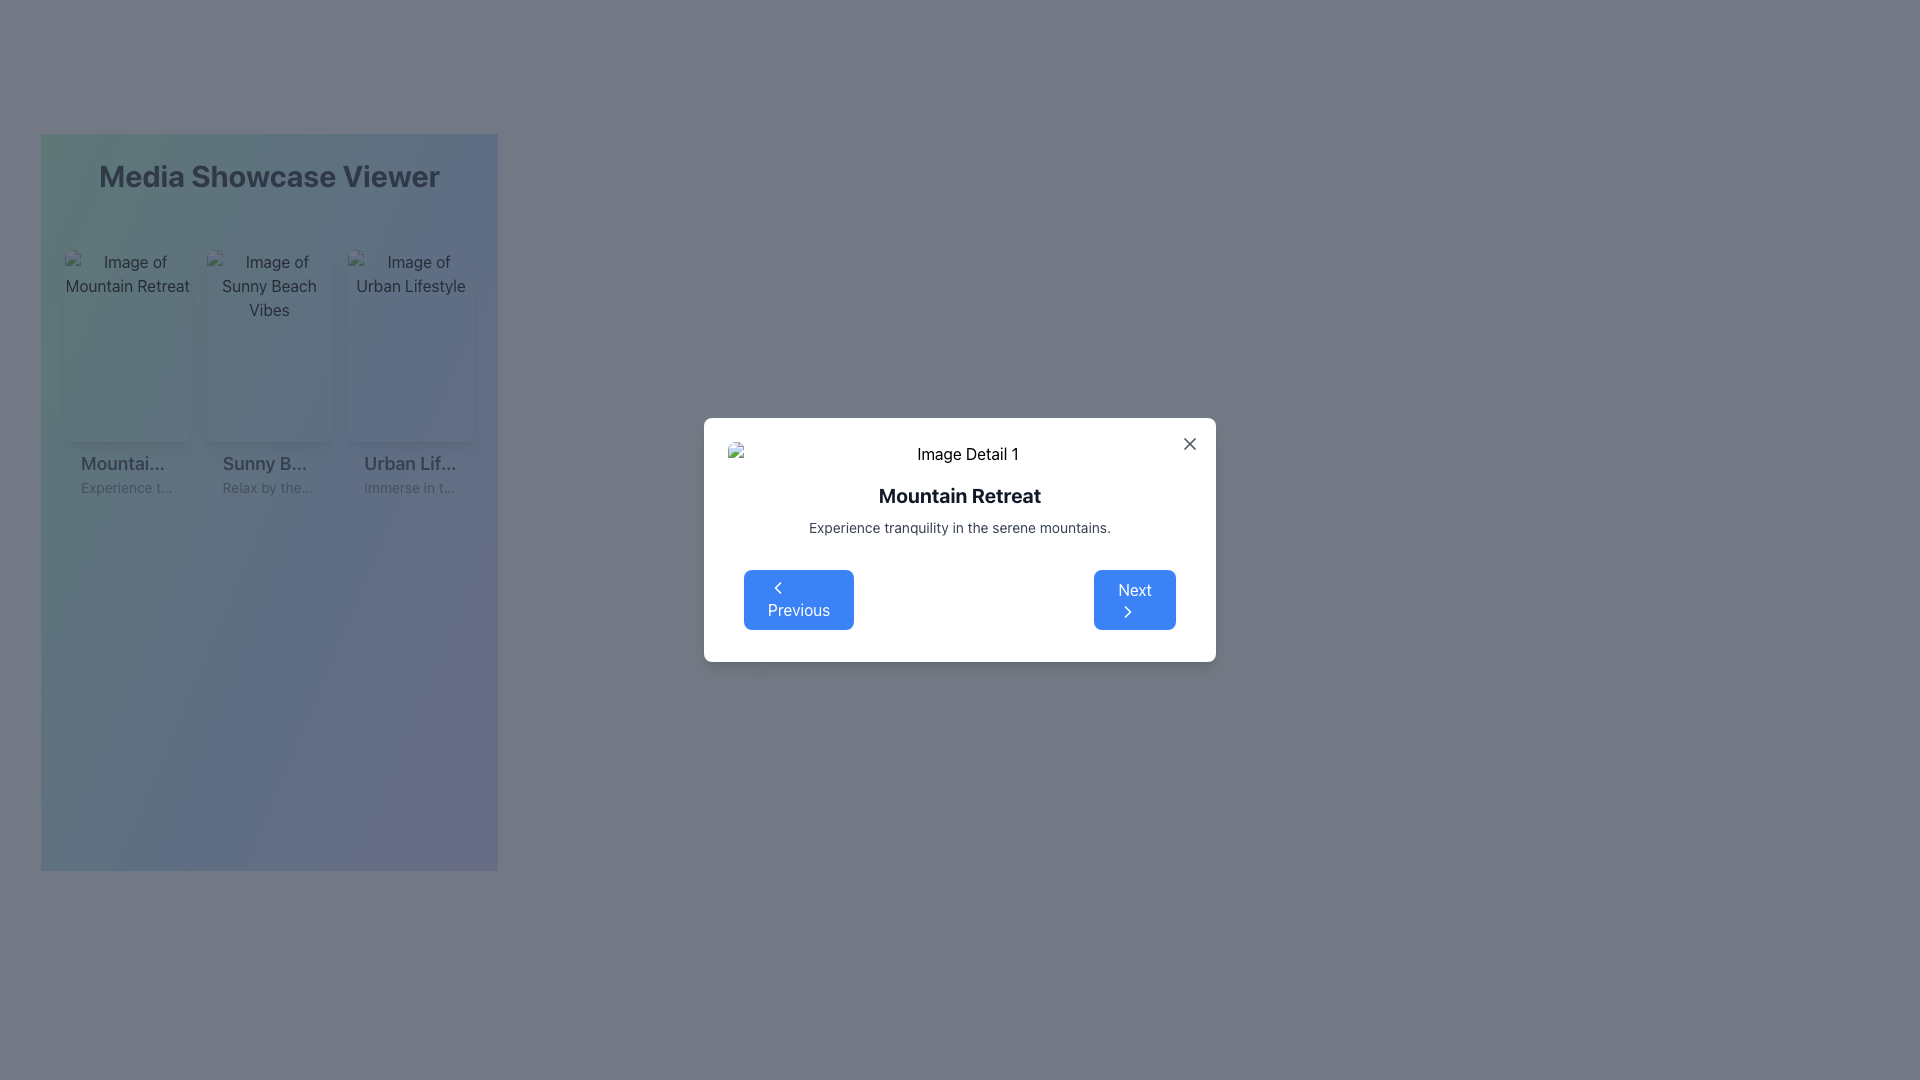 Image resolution: width=1920 pixels, height=1080 pixels. Describe the element at coordinates (126, 474) in the screenshot. I see `the text field displaying 'Mountain Retreat' and its subtitle 'Experience tranquility in the serene mountains.'` at that location.